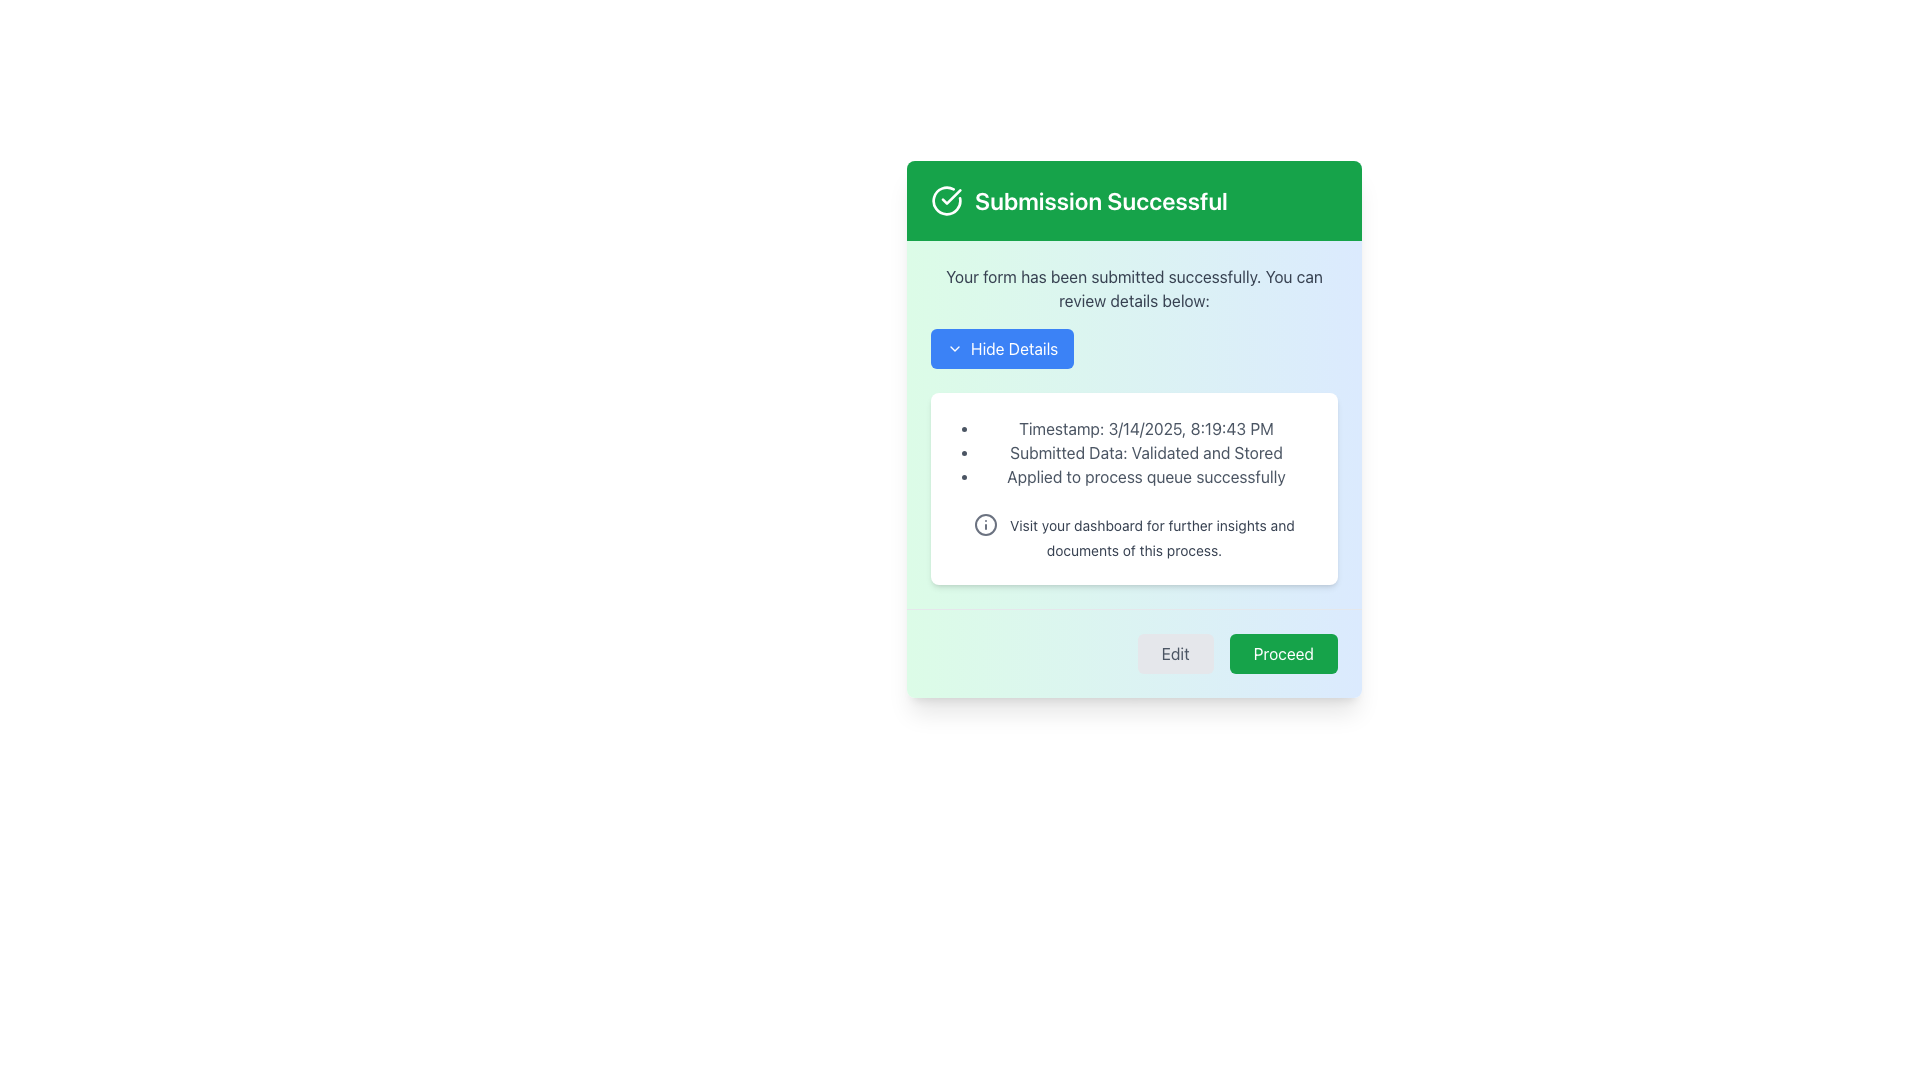 This screenshot has width=1920, height=1080. I want to click on the 'Edit' button, which is a rectangular button with rounded corners and a light gray background, located in the lower section of a modal dialog box, to initiate editing, so click(1175, 654).